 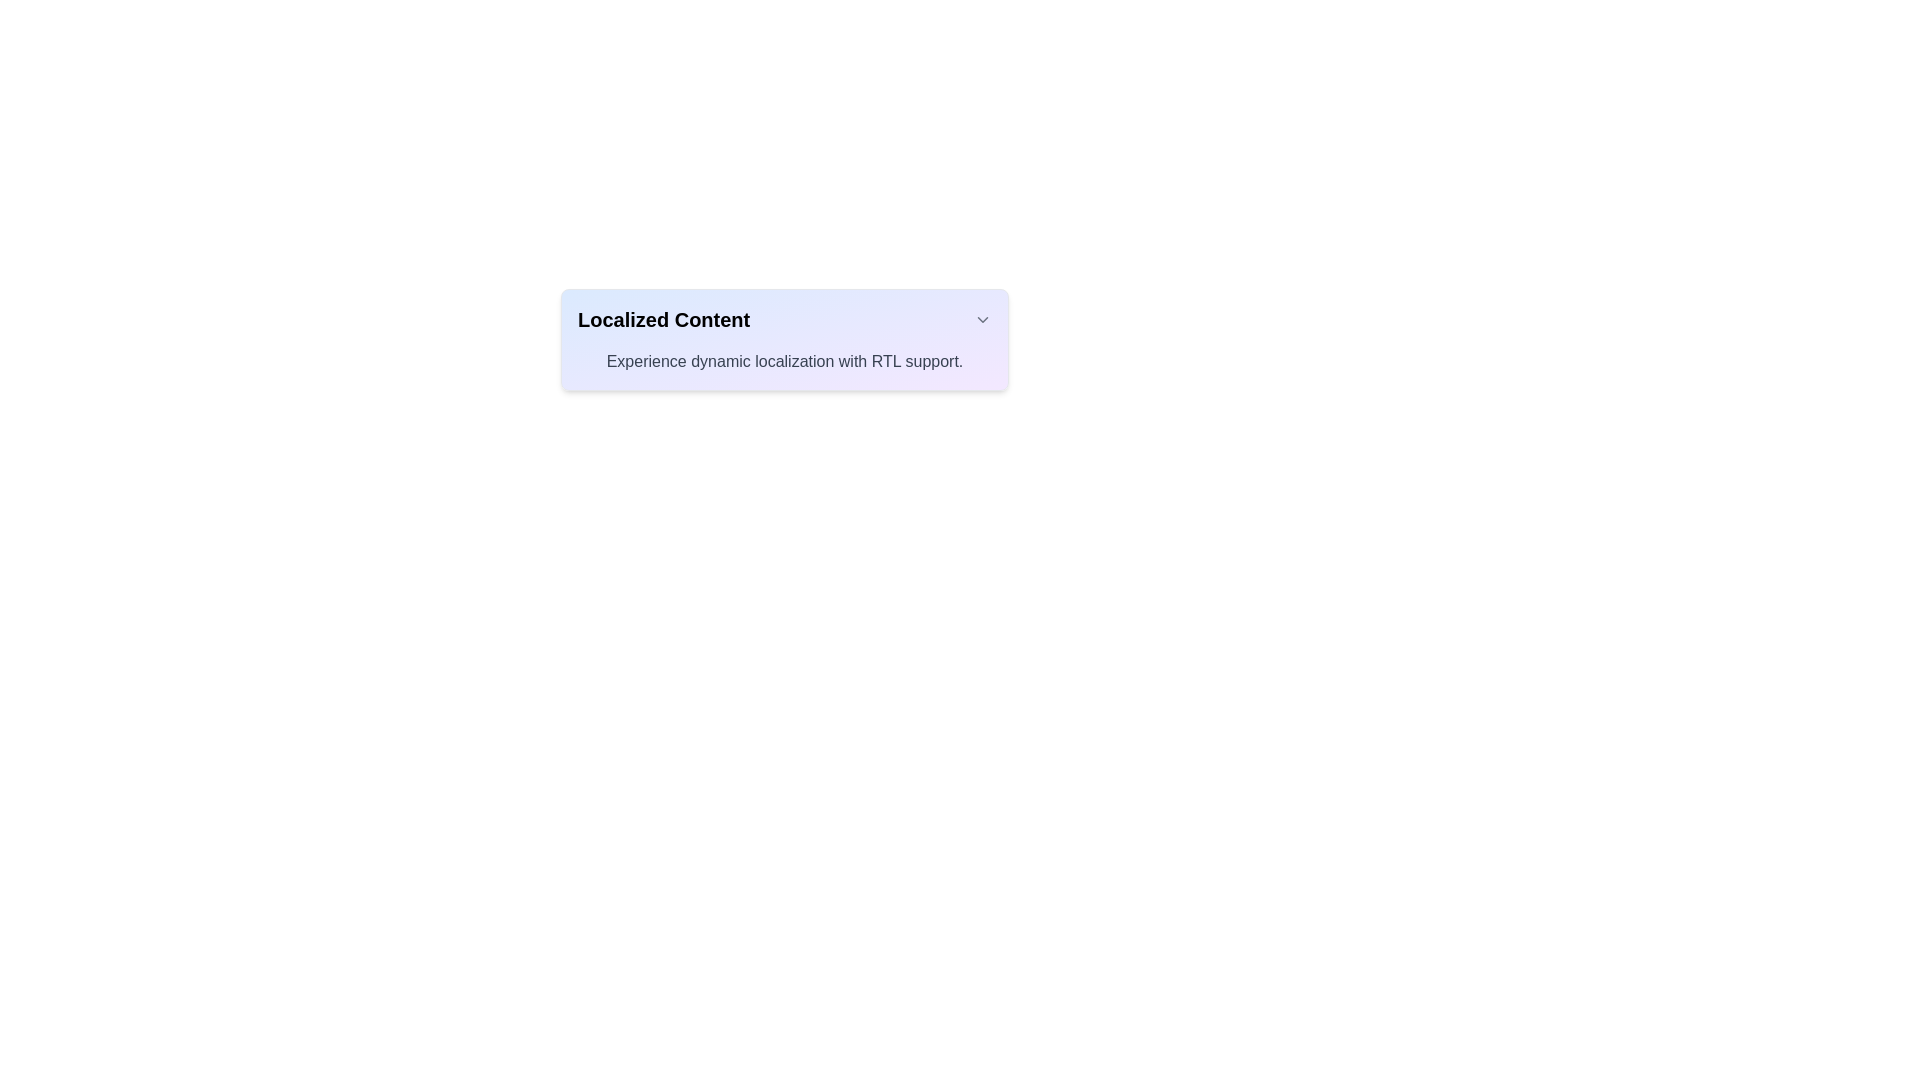 What do you see at coordinates (983, 319) in the screenshot?
I see `the downward-pointing chevron icon (a triangular arrow) next to the text 'Localized Content'` at bounding box center [983, 319].